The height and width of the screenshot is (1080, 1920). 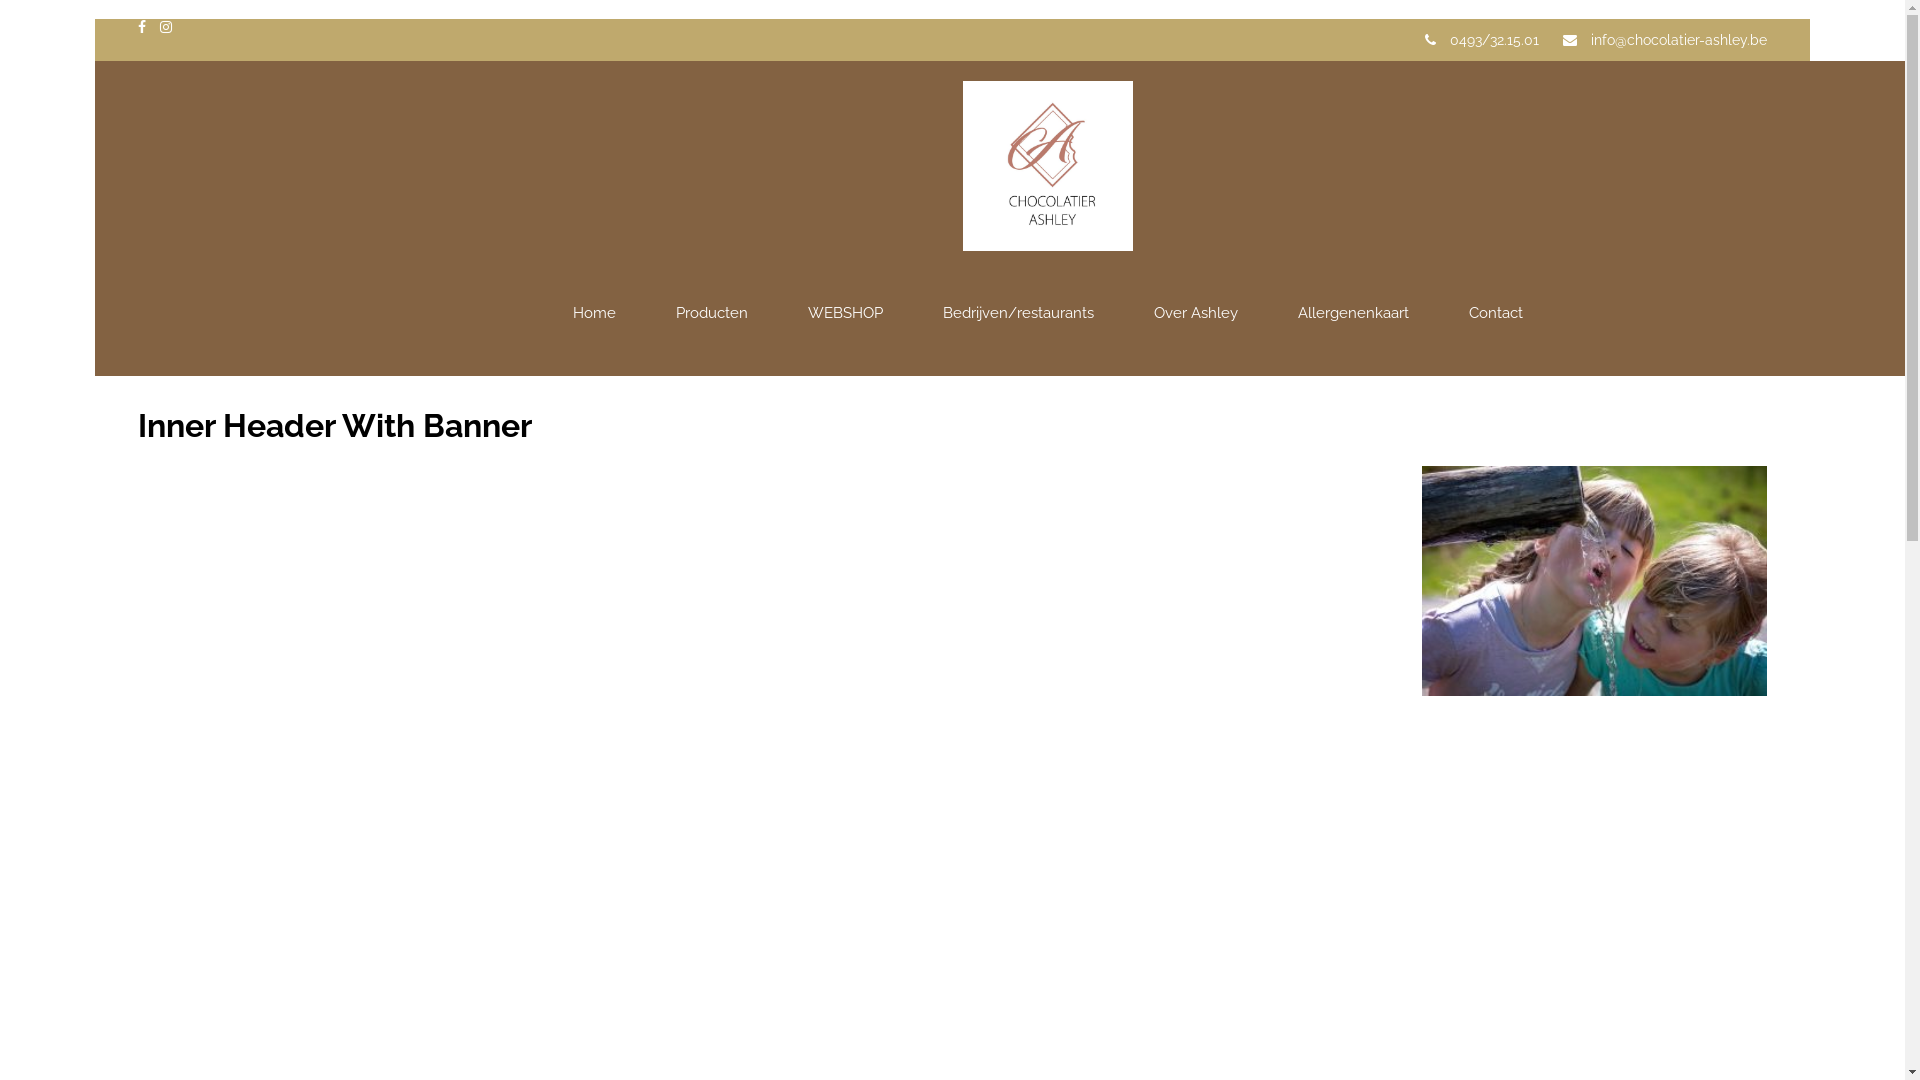 I want to click on 'facebook', so click(x=141, y=27).